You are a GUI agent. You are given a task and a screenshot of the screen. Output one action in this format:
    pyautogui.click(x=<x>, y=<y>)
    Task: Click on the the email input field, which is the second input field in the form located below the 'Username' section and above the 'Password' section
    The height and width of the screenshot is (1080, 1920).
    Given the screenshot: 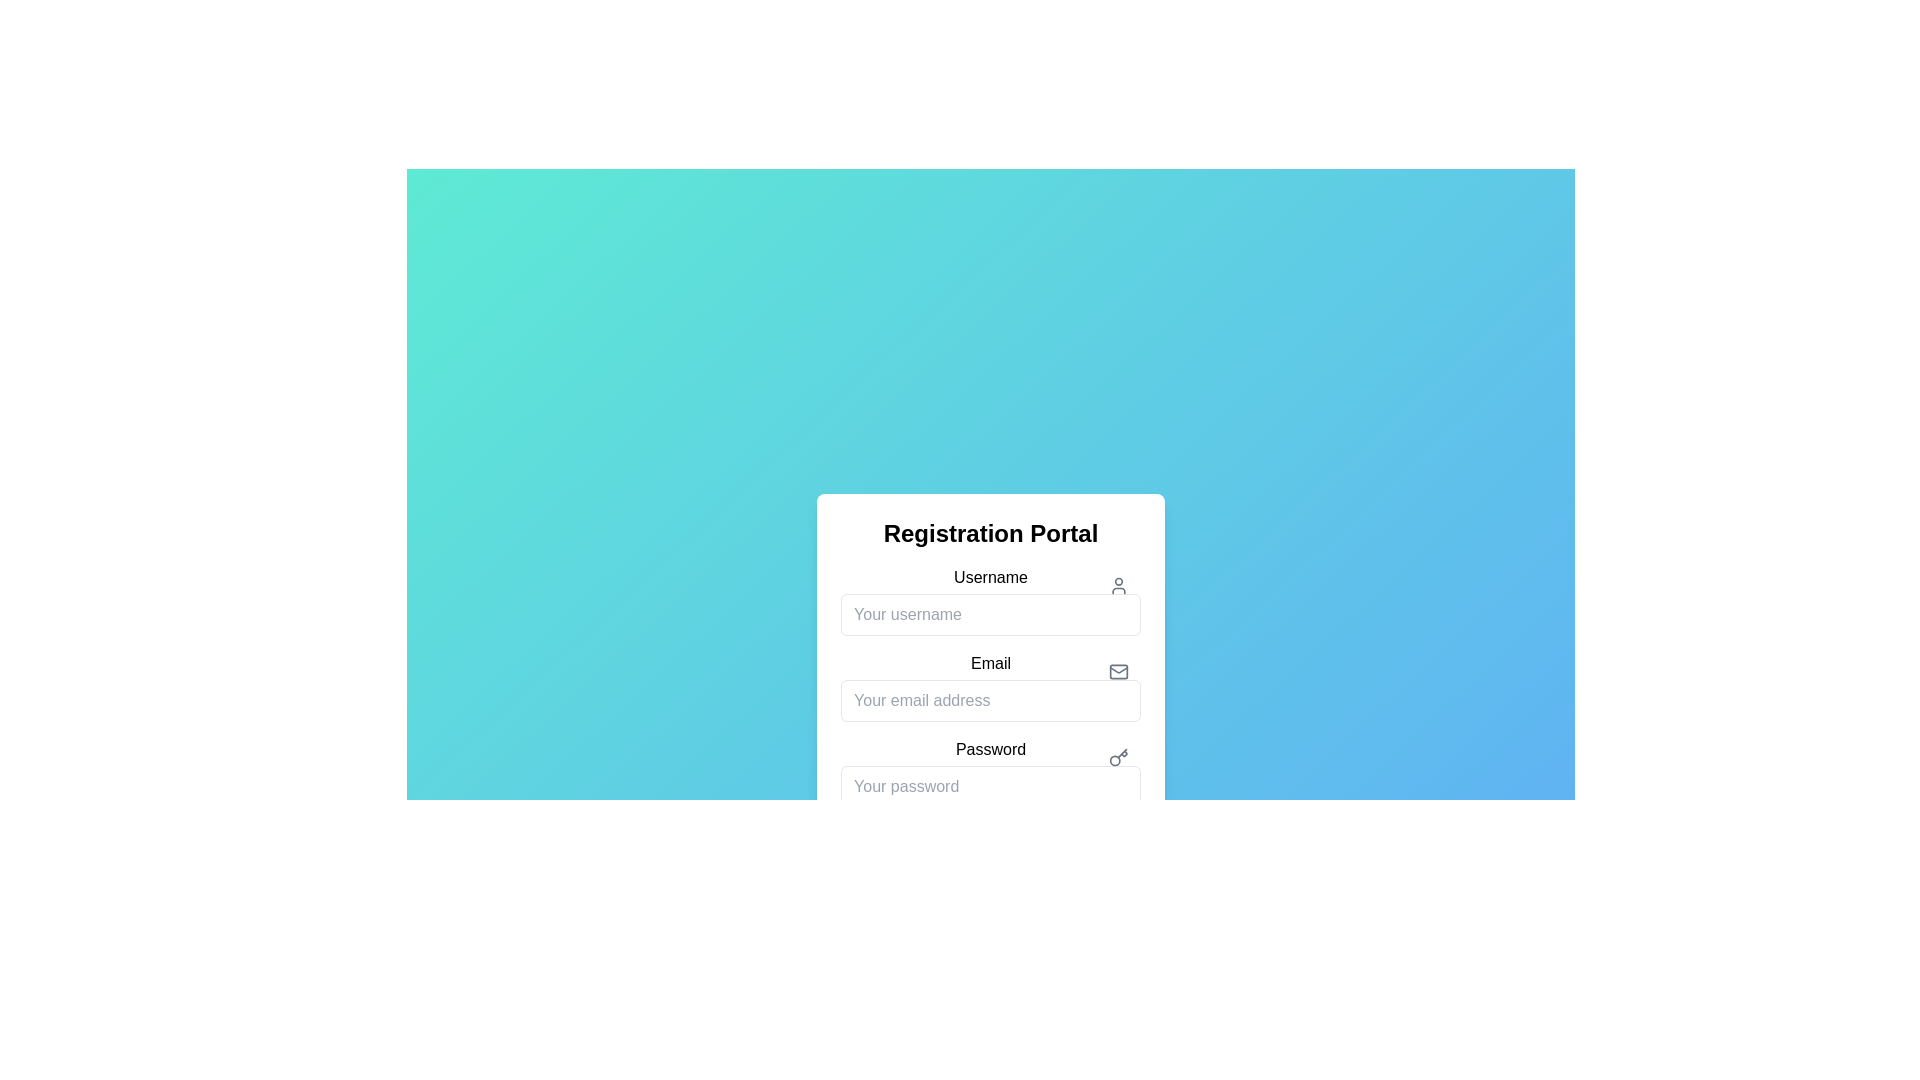 What is the action you would take?
    pyautogui.click(x=990, y=685)
    